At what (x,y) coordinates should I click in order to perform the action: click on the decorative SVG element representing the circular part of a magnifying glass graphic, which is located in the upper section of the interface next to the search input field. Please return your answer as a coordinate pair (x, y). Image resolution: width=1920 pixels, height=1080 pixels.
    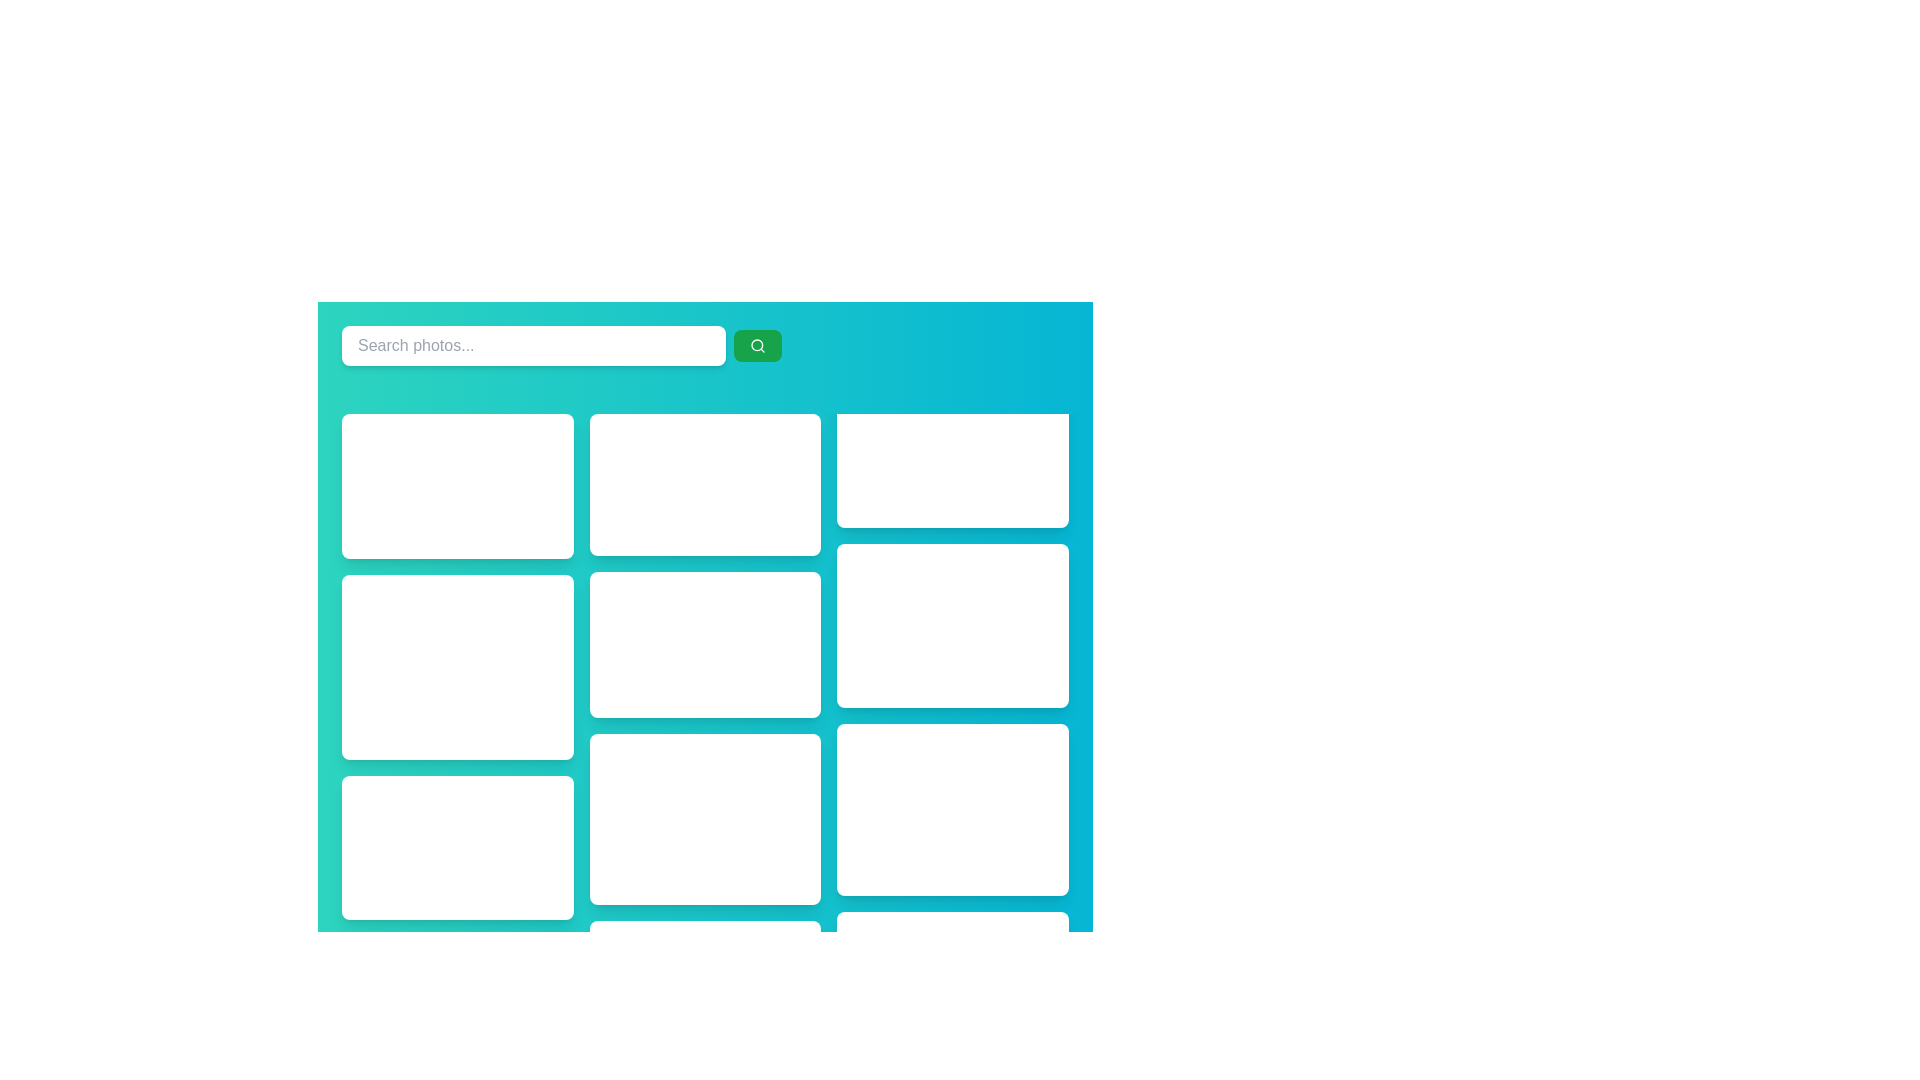
    Looking at the image, I should click on (756, 344).